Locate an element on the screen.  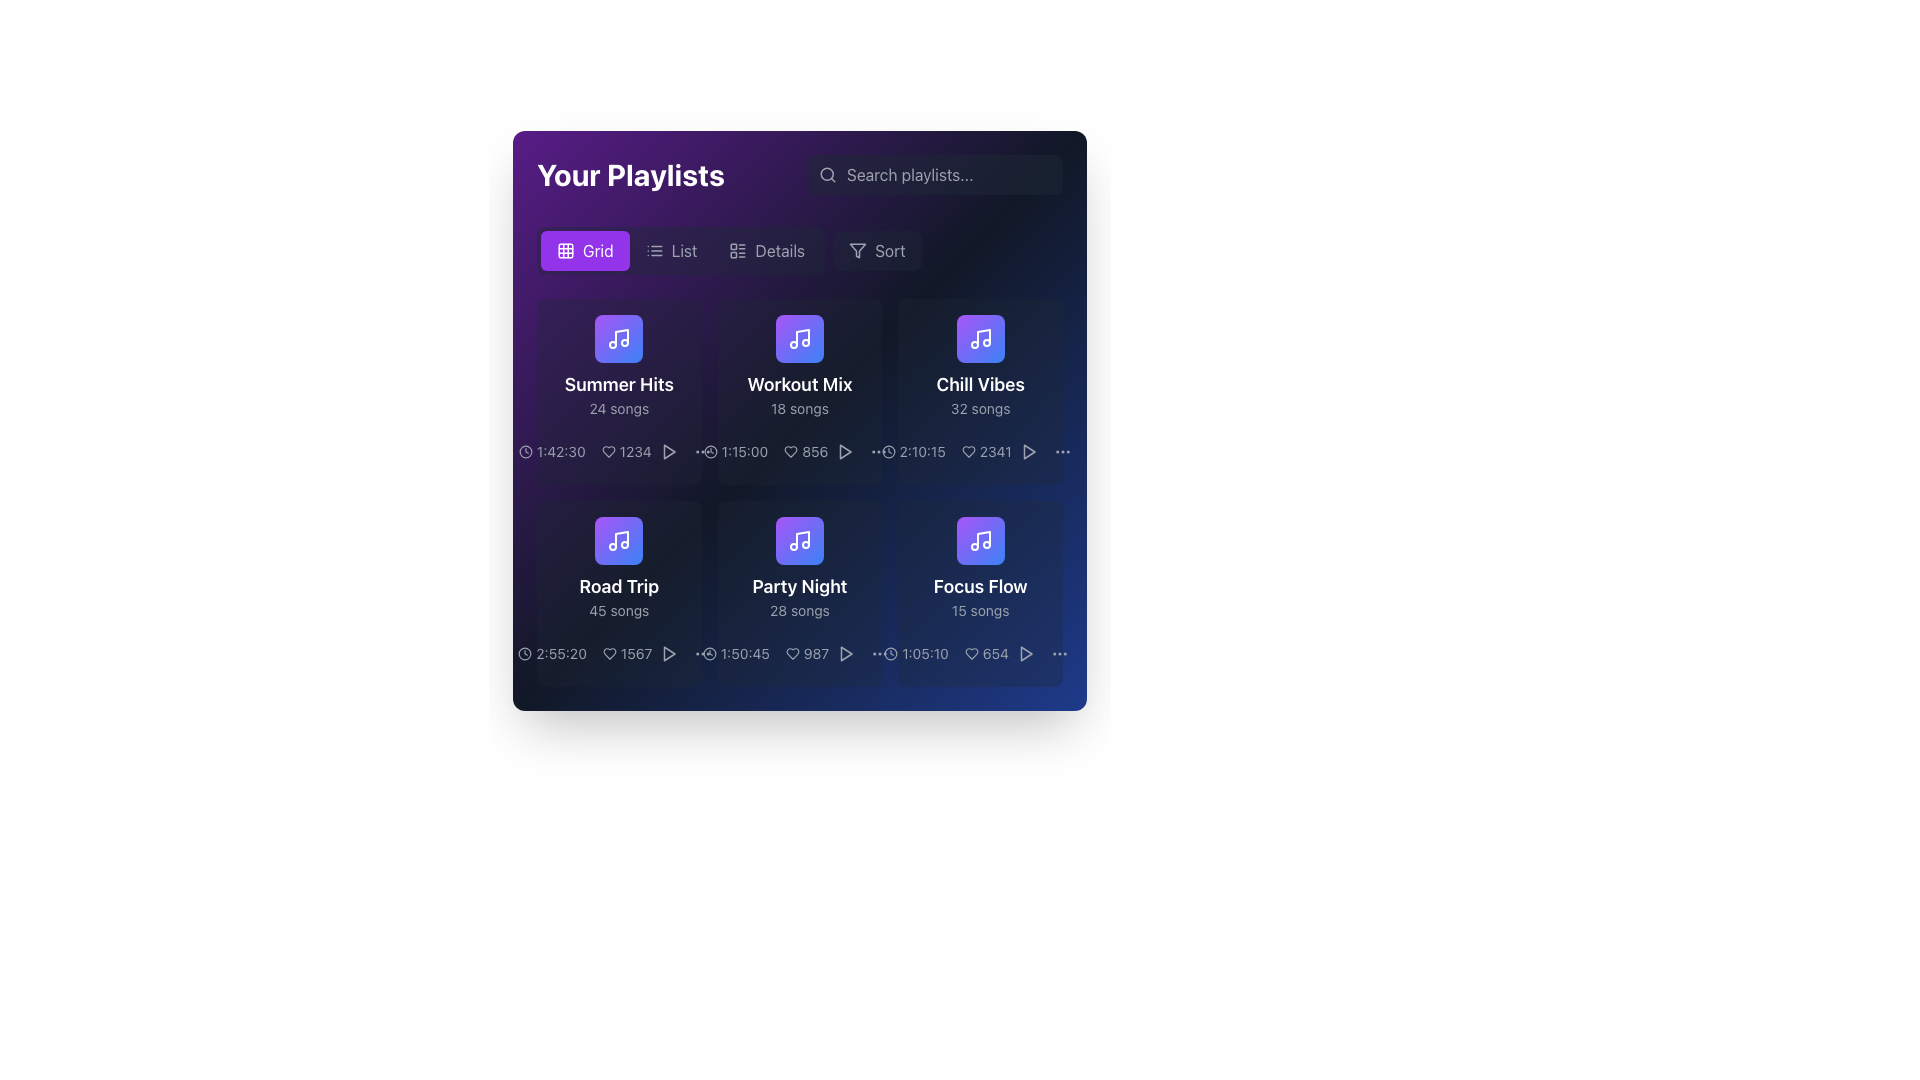
the static text label indicating the number of likes or favorites for the 'Party Night' playlist, located below the playlist title and to the right of the time duration text '1:50:45' is located at coordinates (807, 654).